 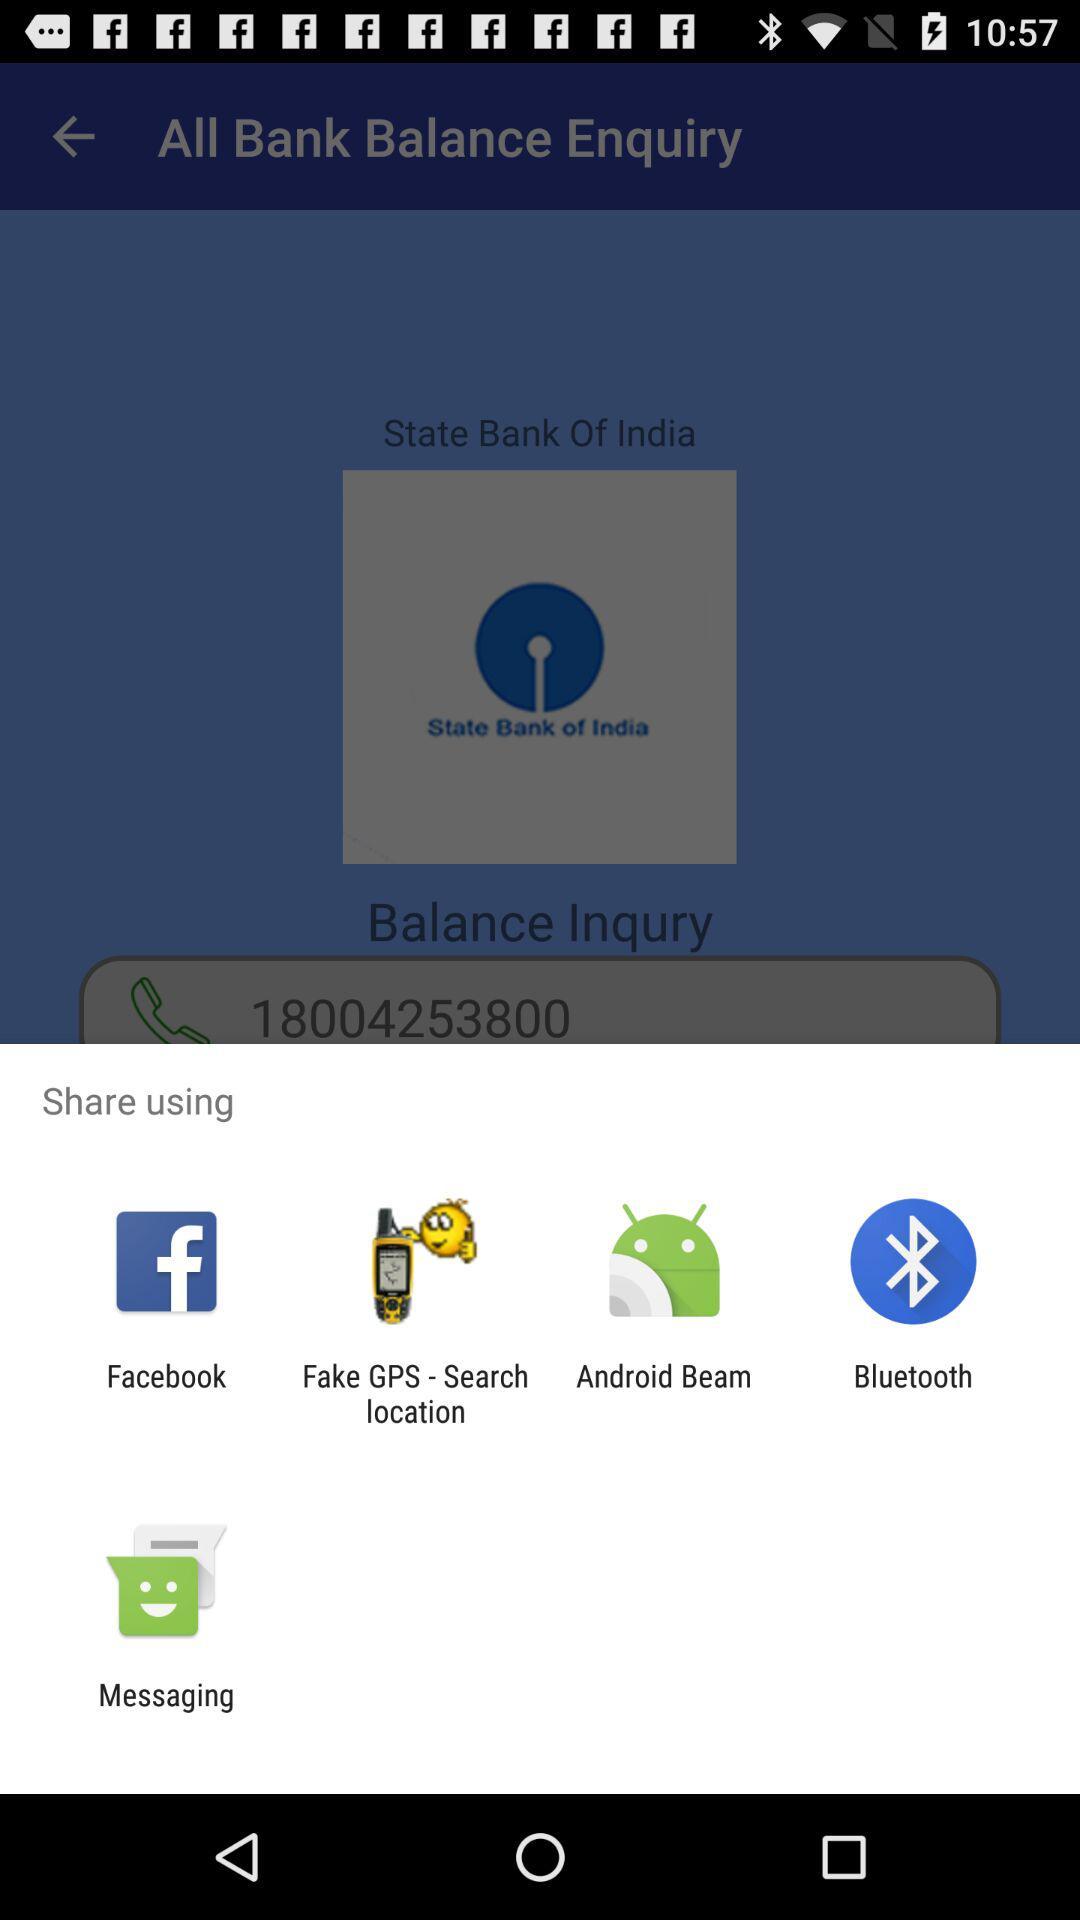 I want to click on icon at the bottom right corner, so click(x=913, y=1392).